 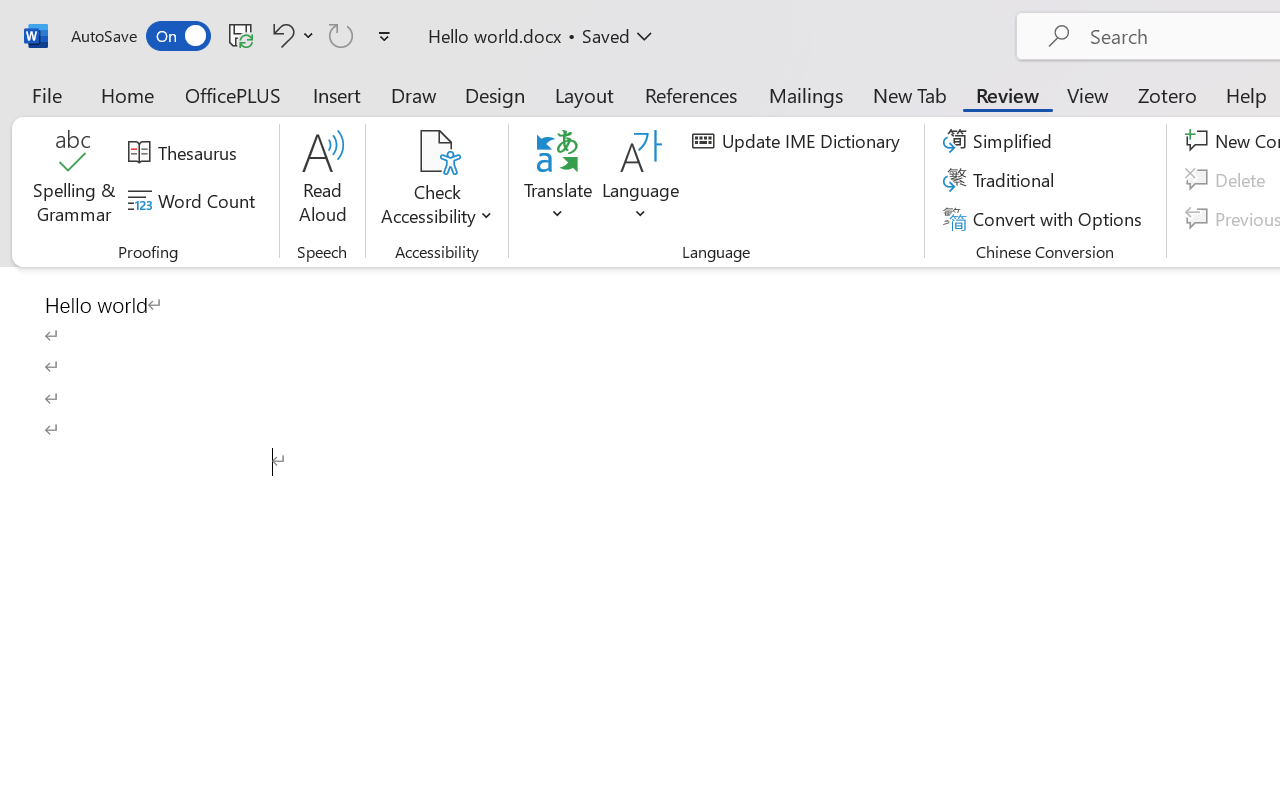 What do you see at coordinates (1000, 141) in the screenshot?
I see `'Simplified'` at bounding box center [1000, 141].